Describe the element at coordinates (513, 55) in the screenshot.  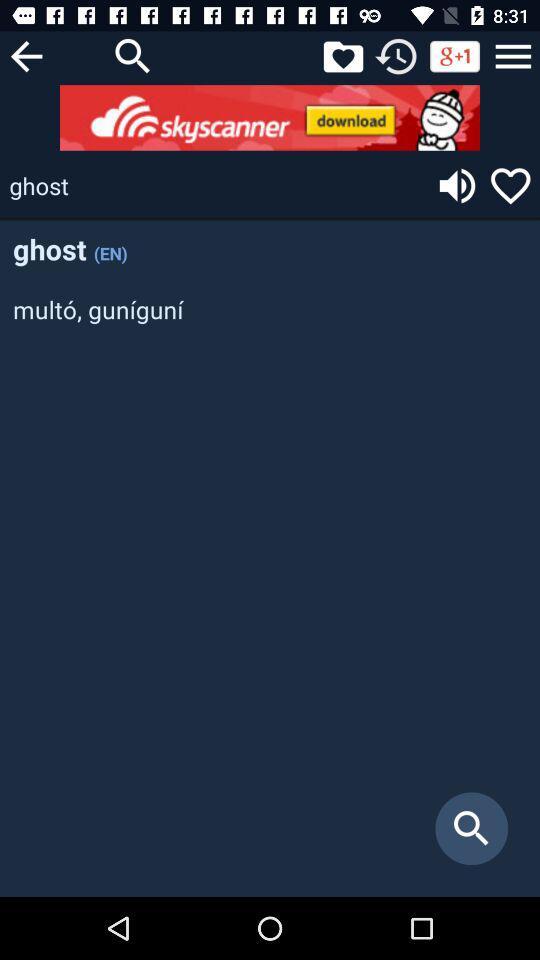
I see `the menu icon` at that location.